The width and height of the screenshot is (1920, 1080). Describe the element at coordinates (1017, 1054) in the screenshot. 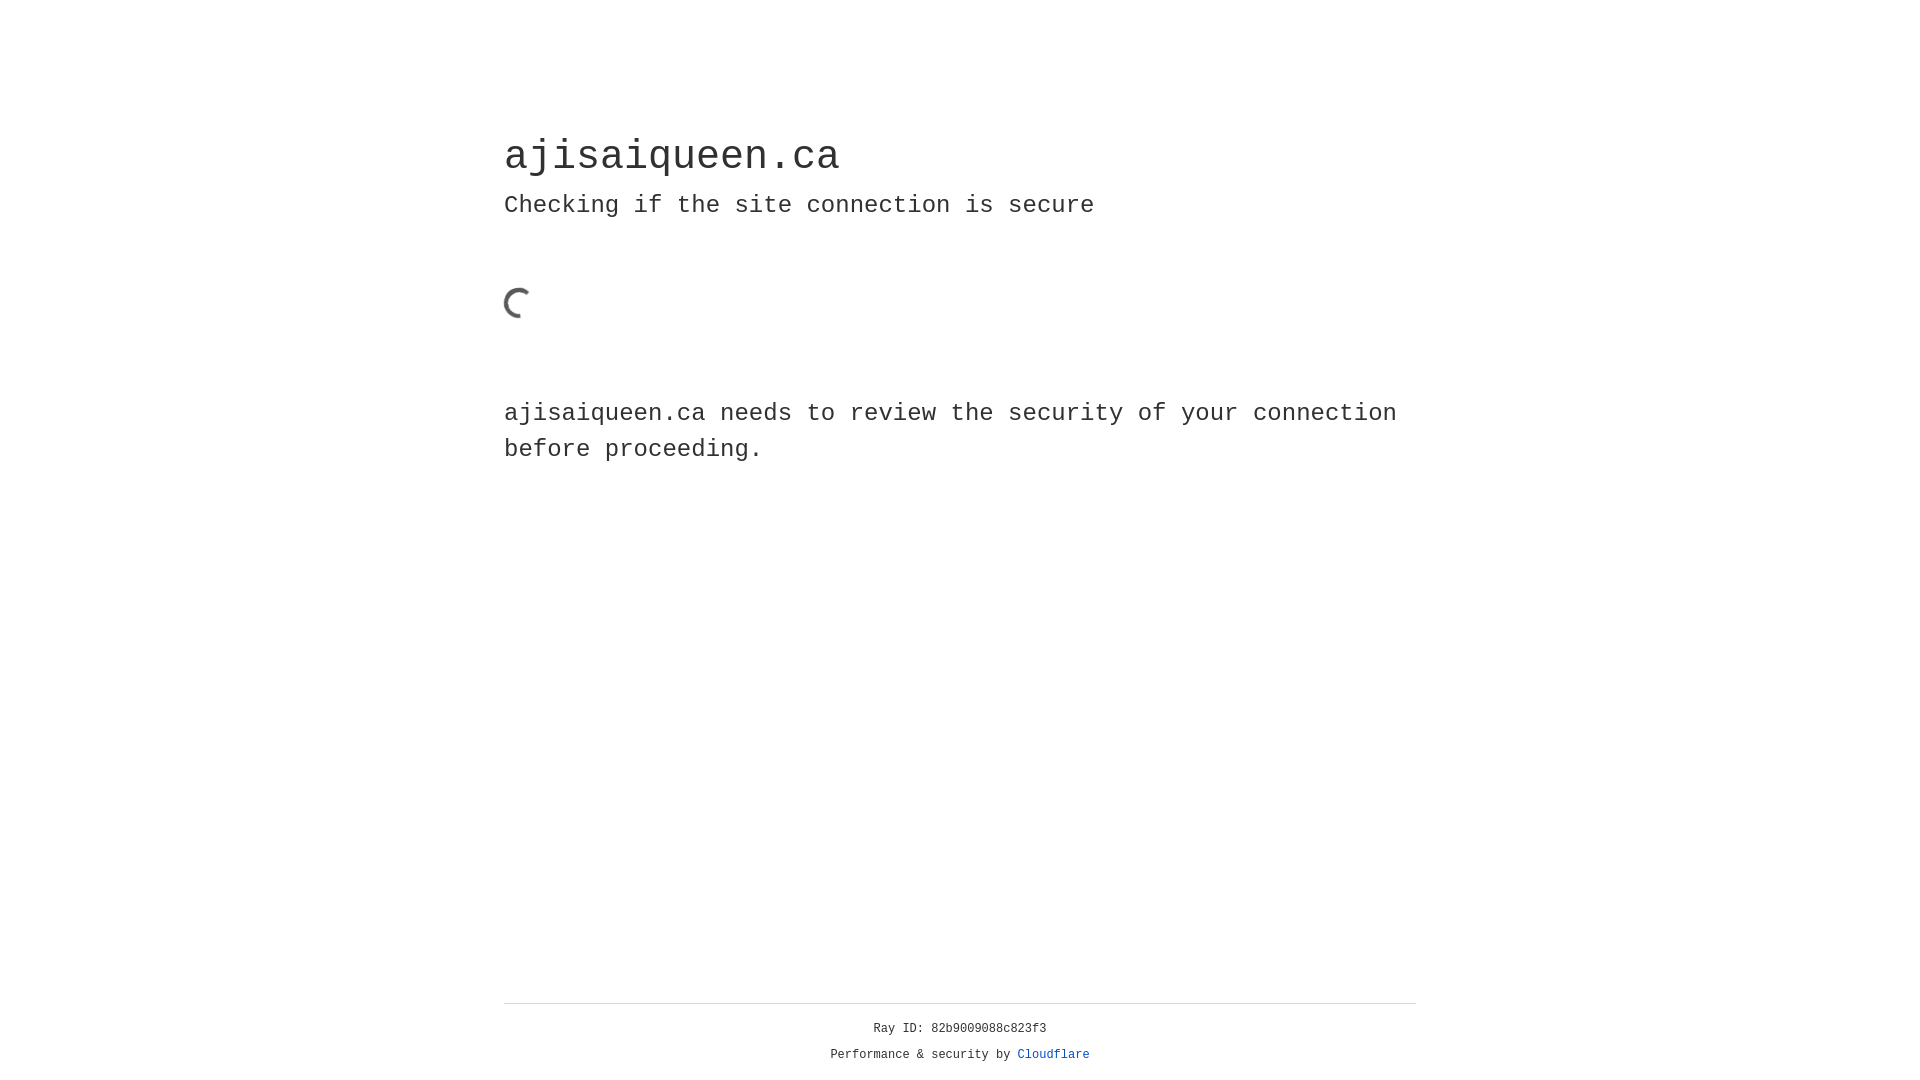

I see `'Cloudflare'` at that location.